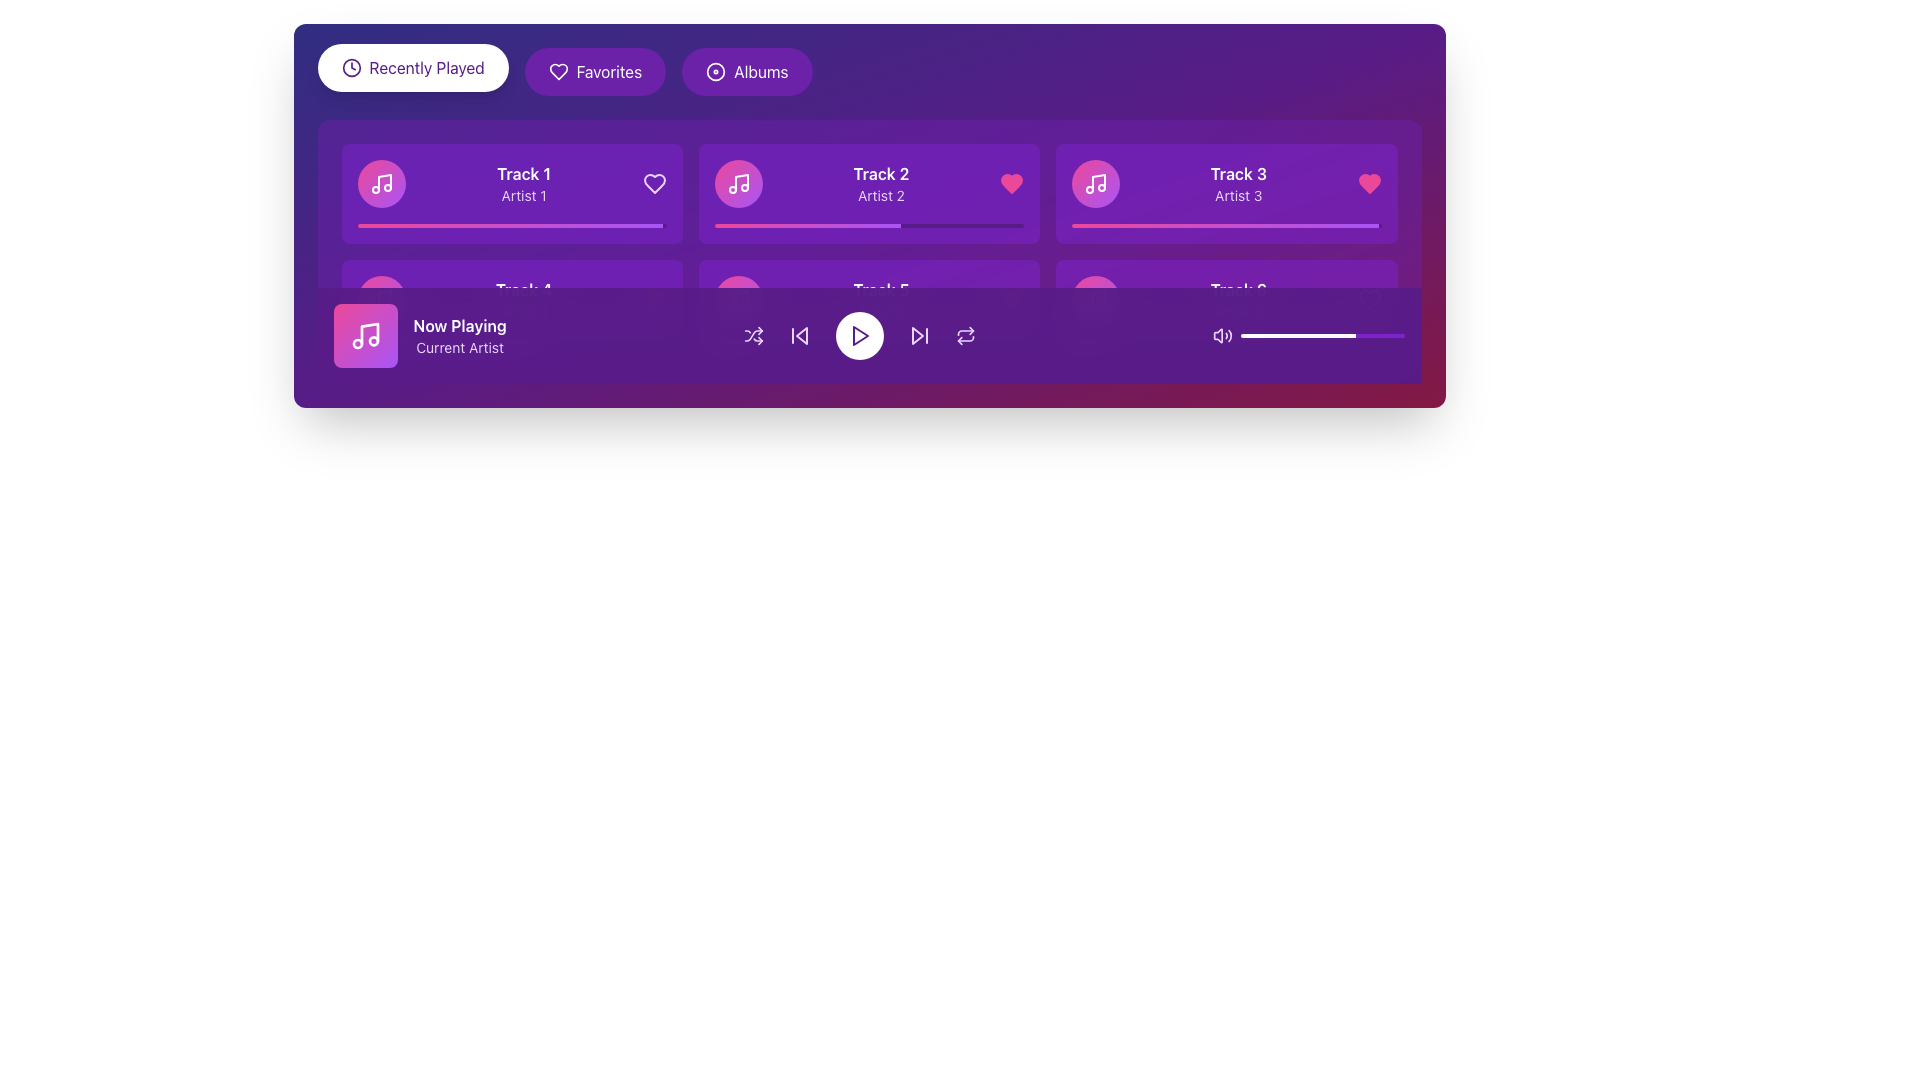 Image resolution: width=1920 pixels, height=1080 pixels. Describe the element at coordinates (880, 184) in the screenshot. I see `the Text label that displays 'Track 2' and 'Artist 2'` at that location.